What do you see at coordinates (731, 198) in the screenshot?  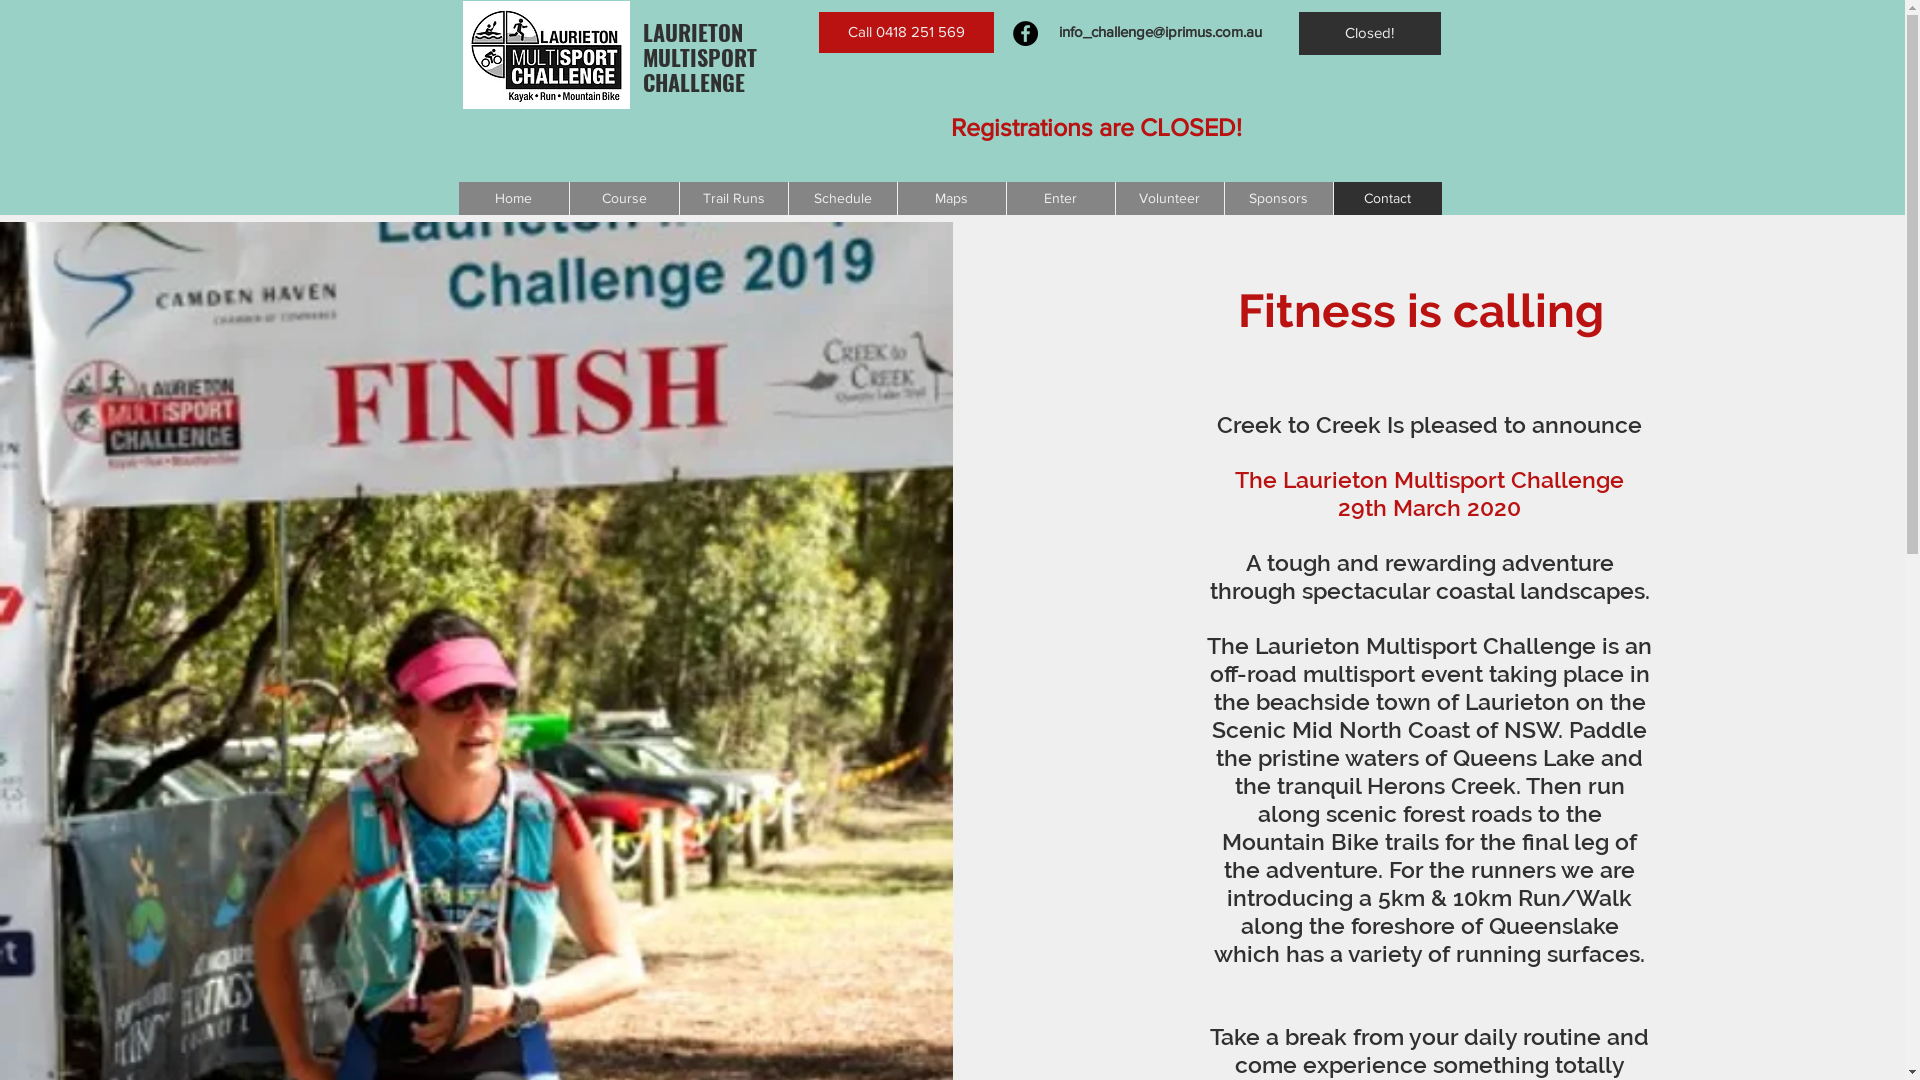 I see `'Trail Runs'` at bounding box center [731, 198].